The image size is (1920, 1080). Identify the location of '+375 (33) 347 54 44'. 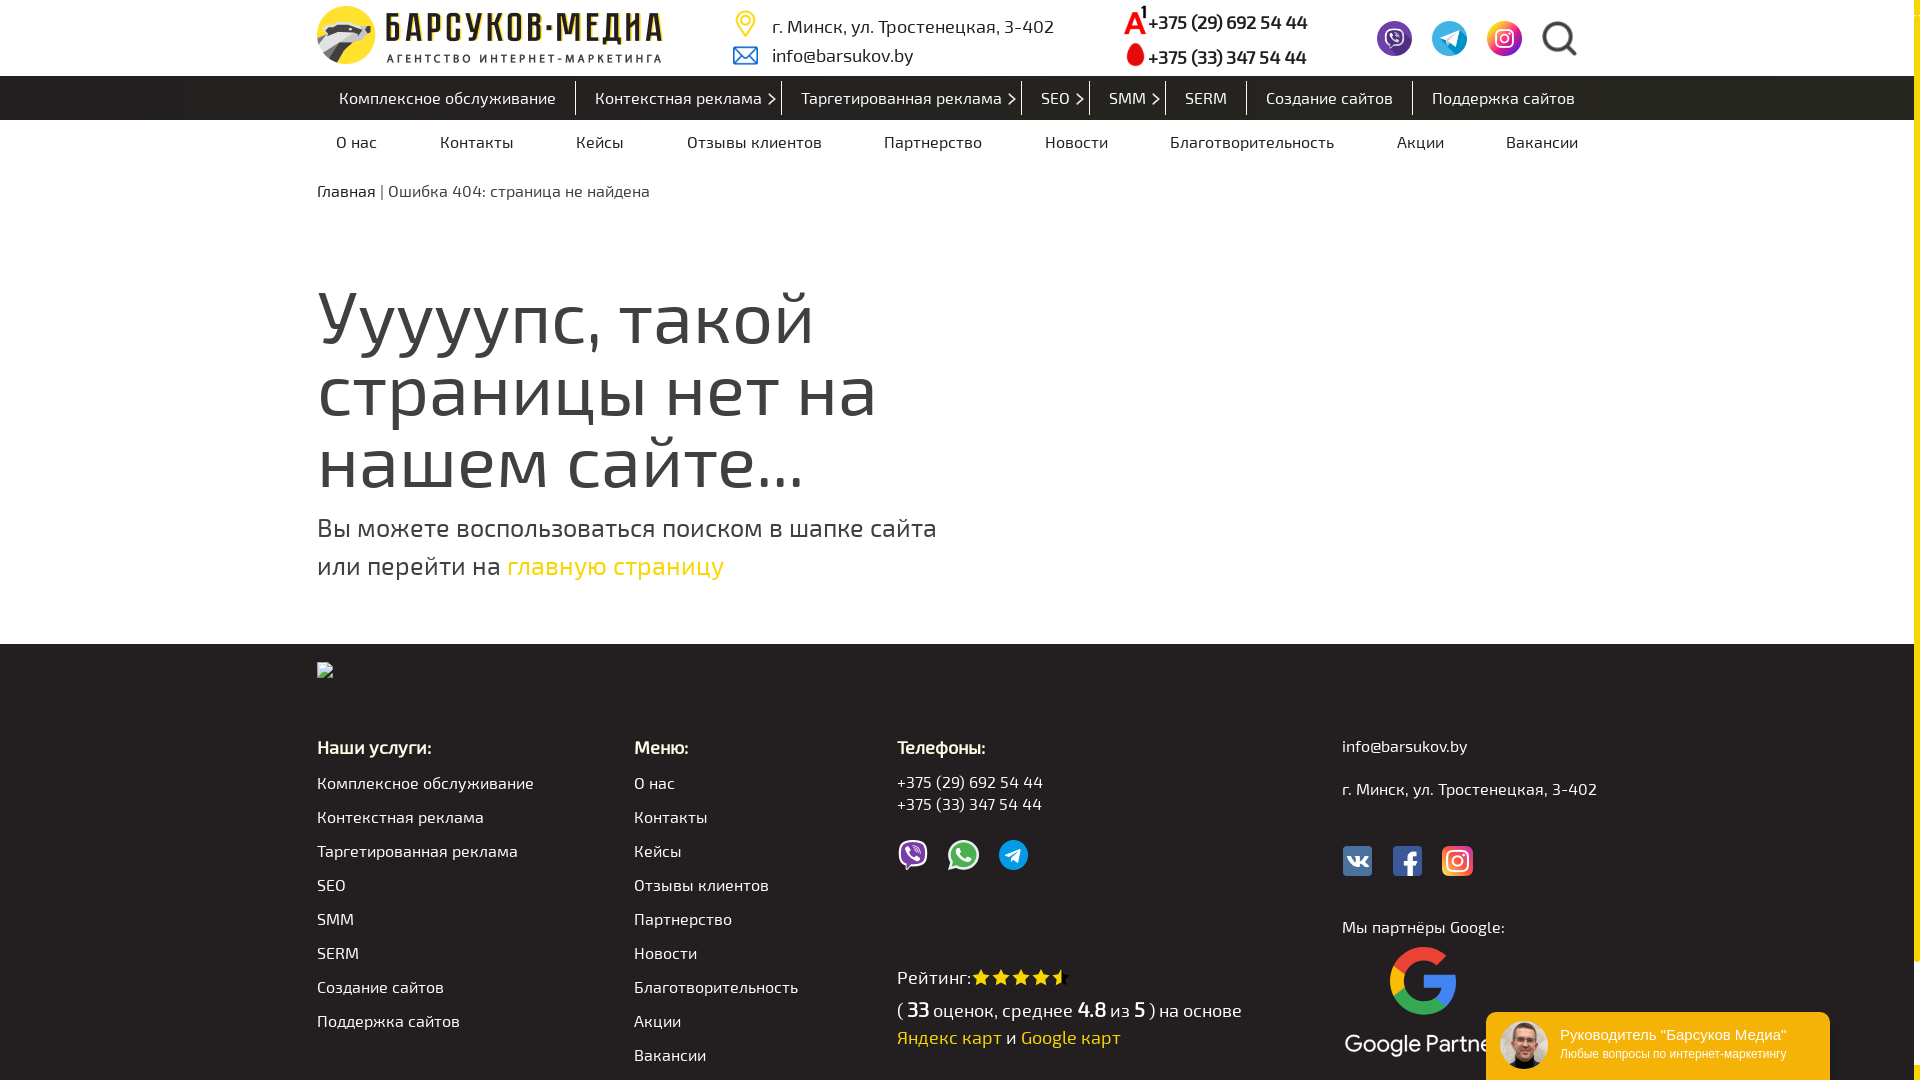
(1213, 55).